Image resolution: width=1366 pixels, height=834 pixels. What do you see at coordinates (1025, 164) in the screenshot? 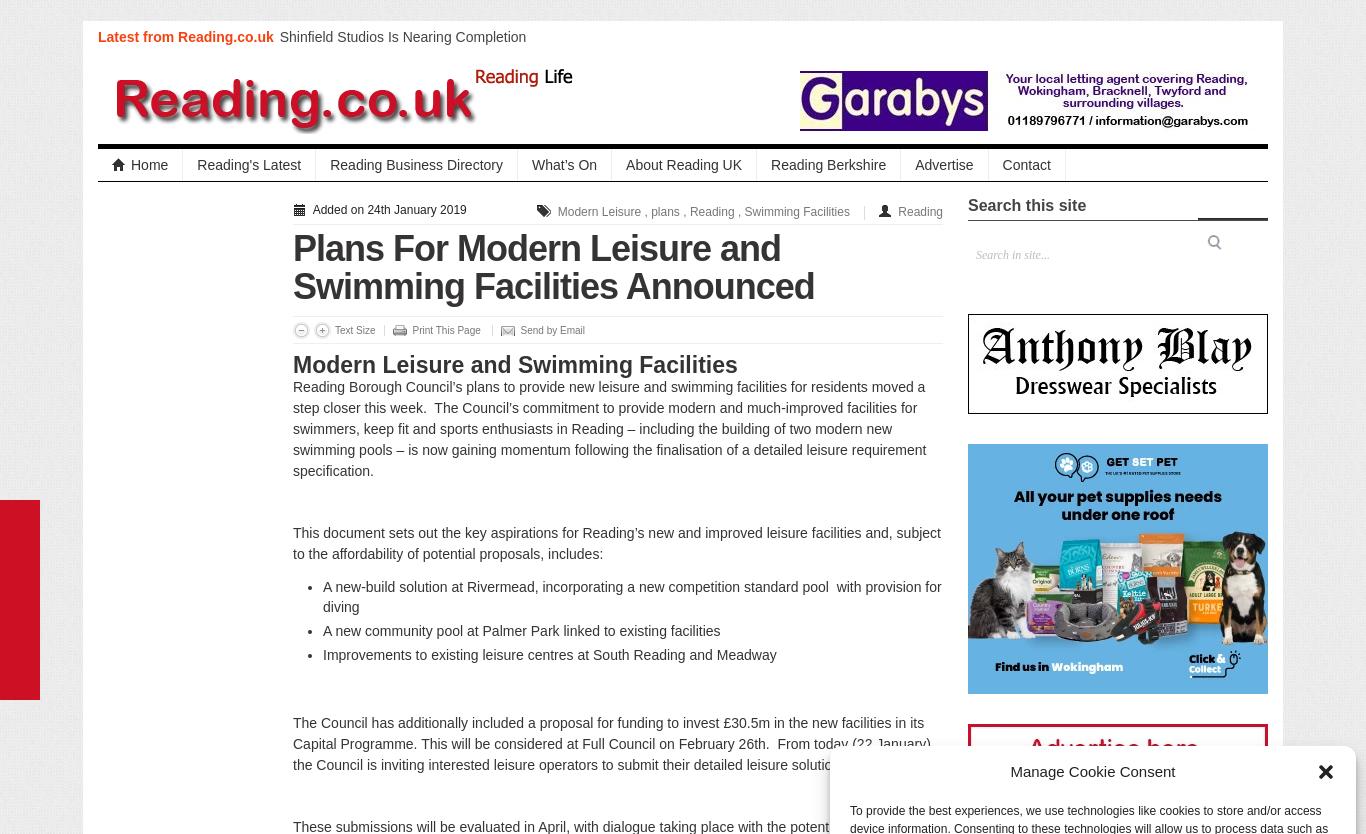
I see `'Contact'` at bounding box center [1025, 164].